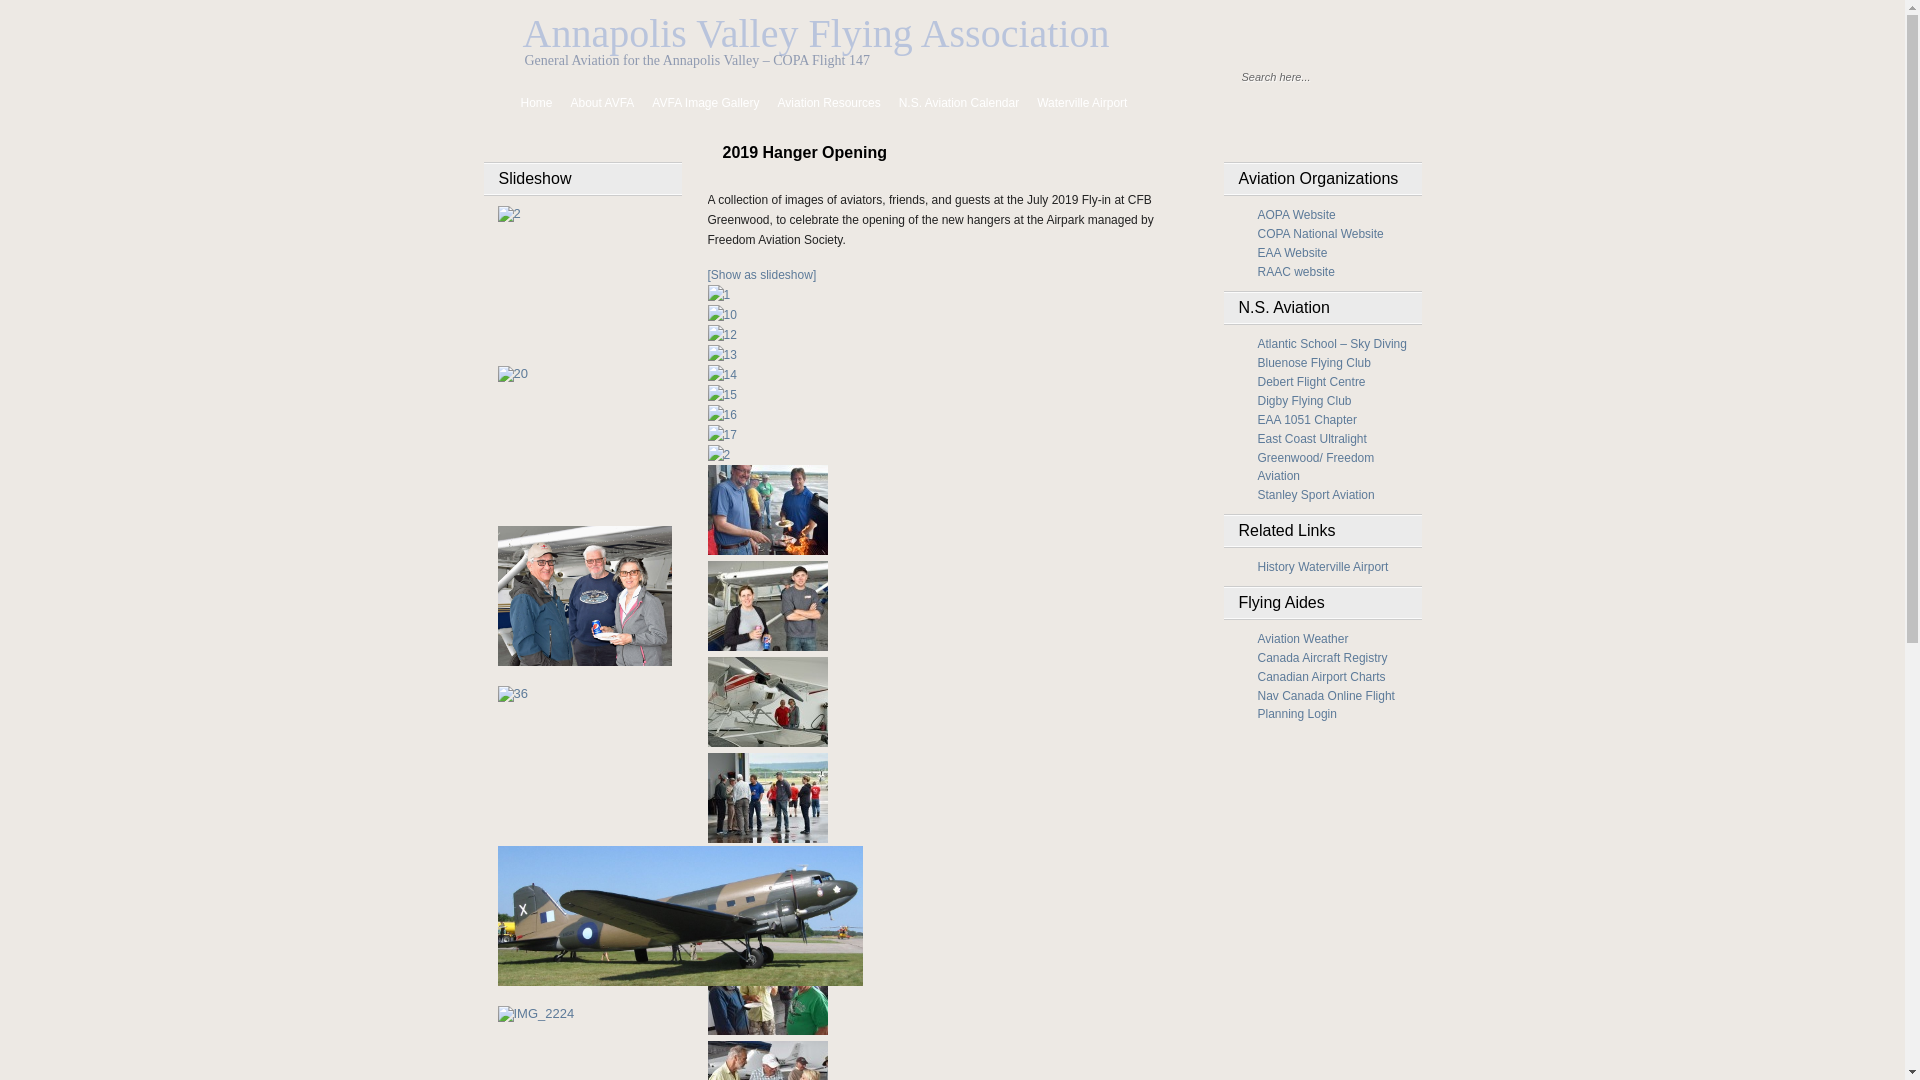  What do you see at coordinates (708, 274) in the screenshot?
I see `'[Show as slideshow]'` at bounding box center [708, 274].